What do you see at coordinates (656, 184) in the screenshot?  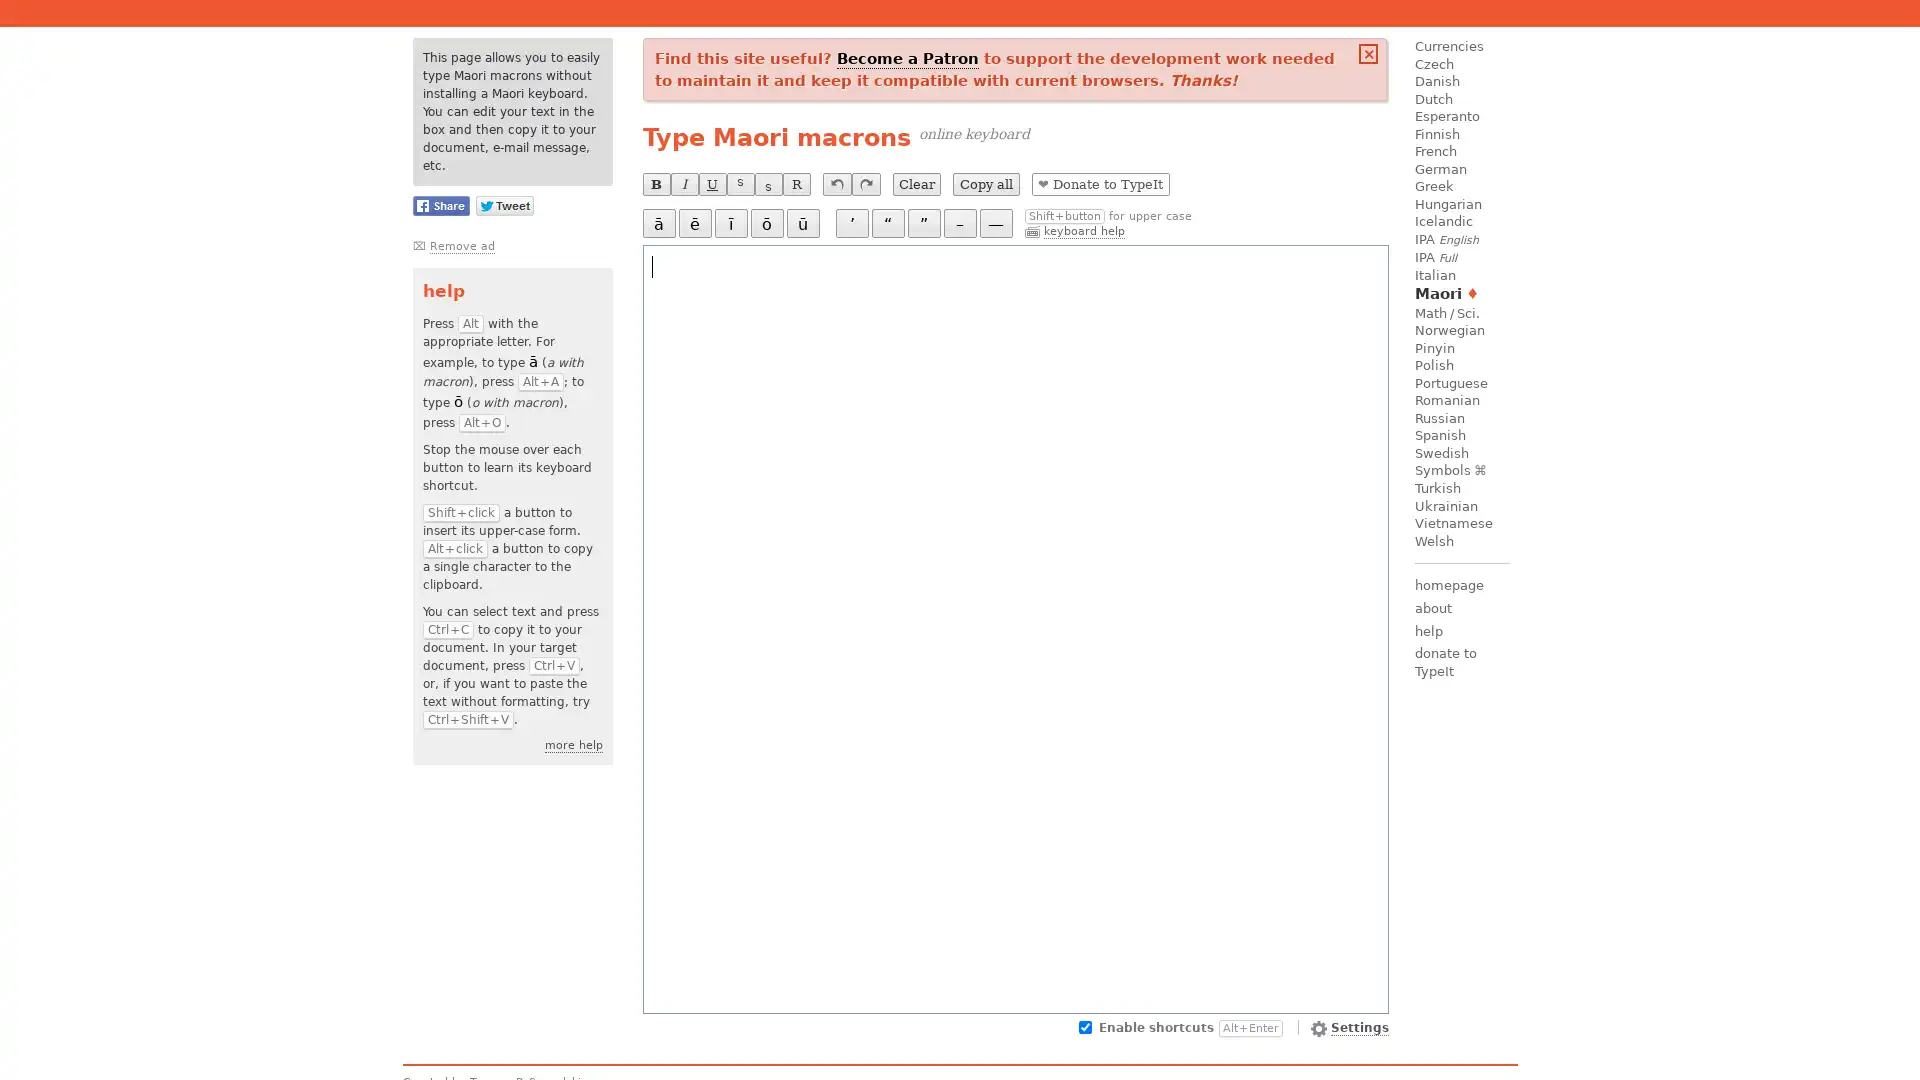 I see `B` at bounding box center [656, 184].